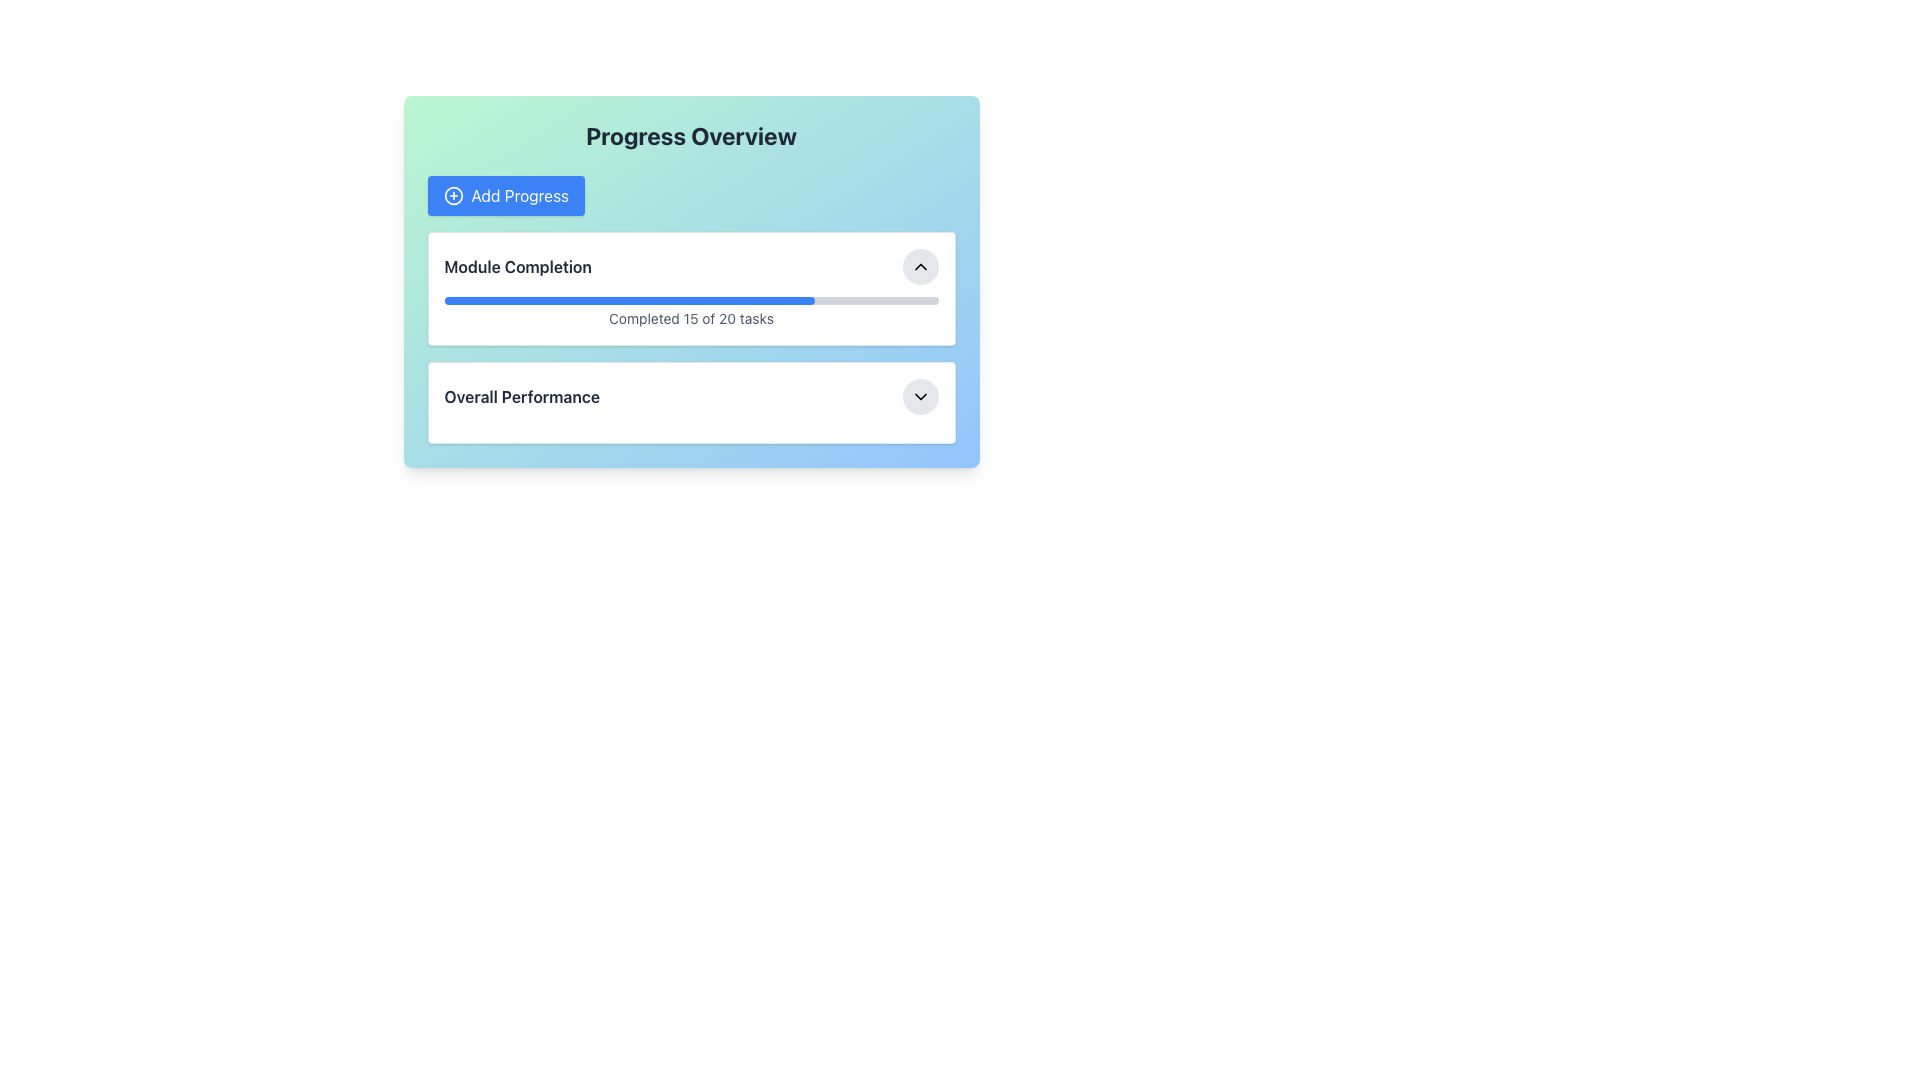 The width and height of the screenshot is (1920, 1080). Describe the element at coordinates (919, 265) in the screenshot. I see `the interactive button located to the right of the progress bar in the 'Module Completion' section` at that location.